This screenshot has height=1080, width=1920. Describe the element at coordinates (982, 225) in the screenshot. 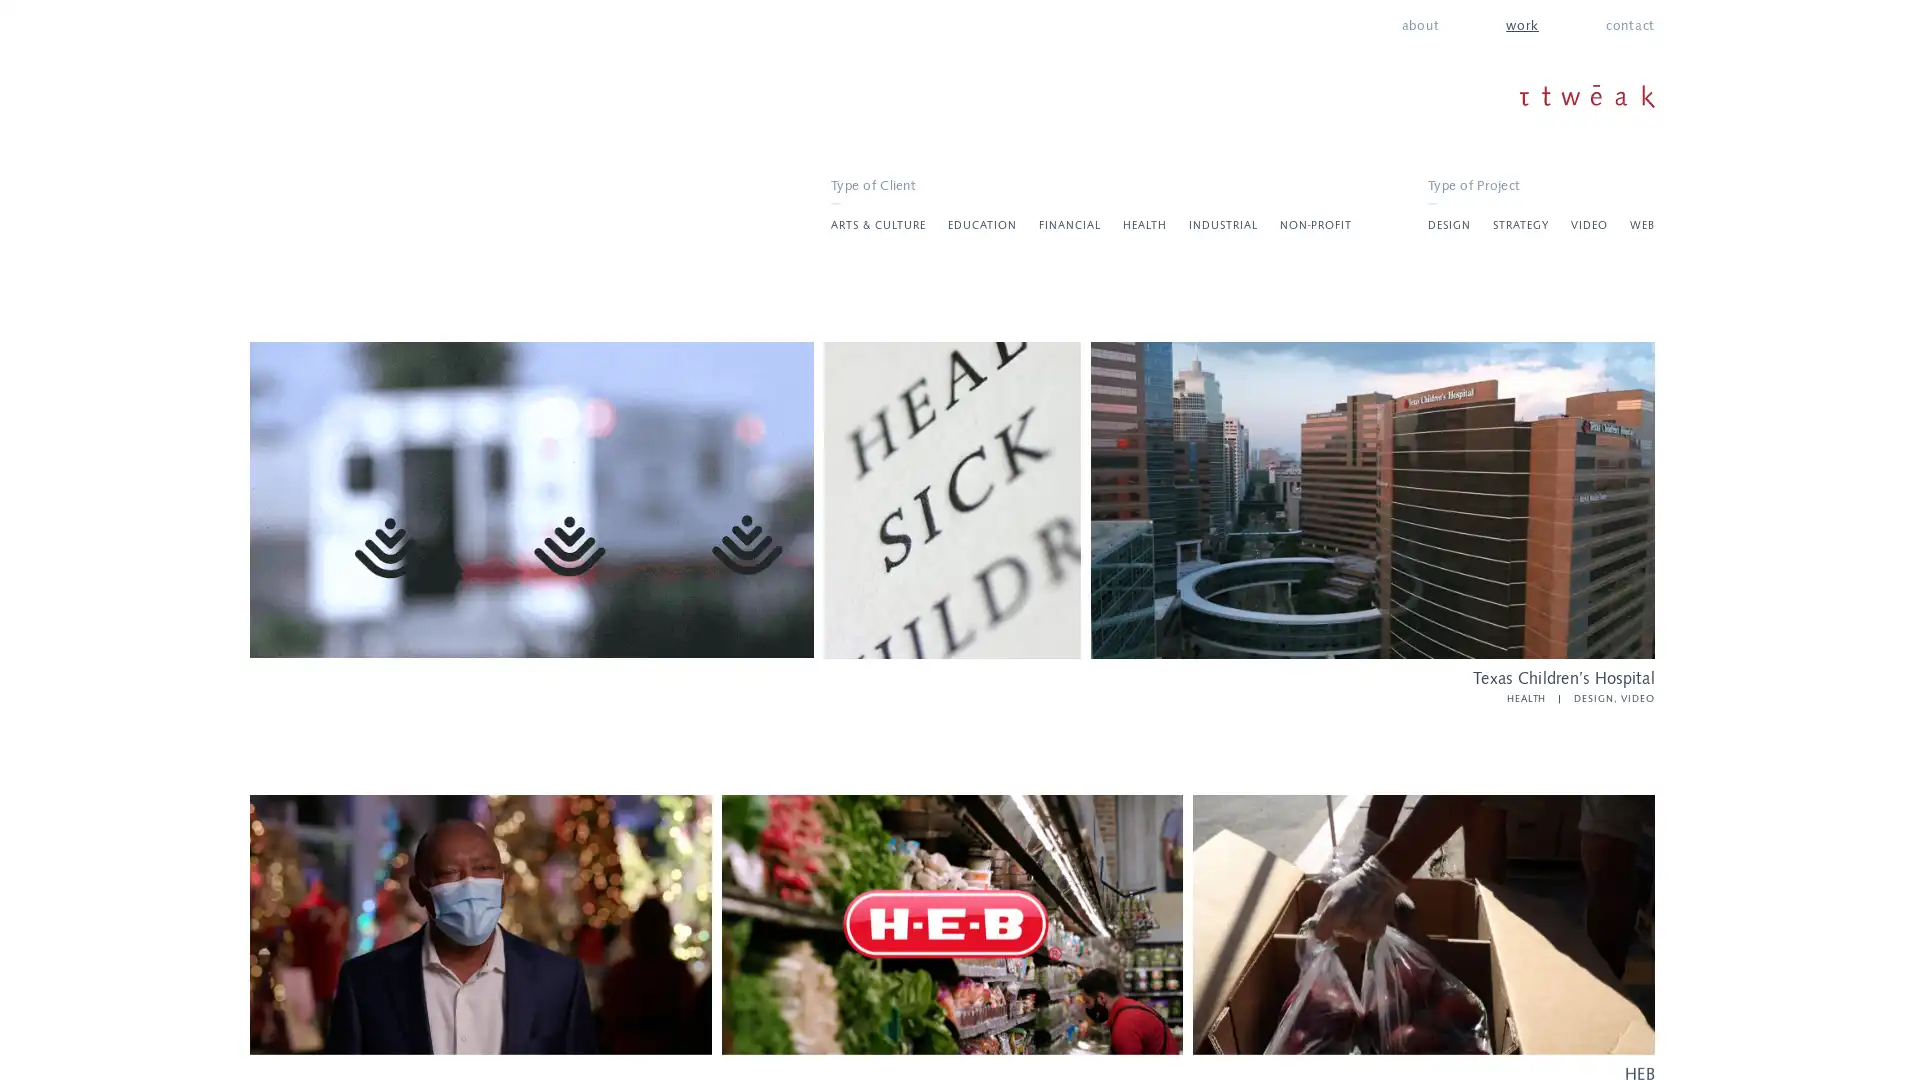

I see `EDUCATION` at that location.